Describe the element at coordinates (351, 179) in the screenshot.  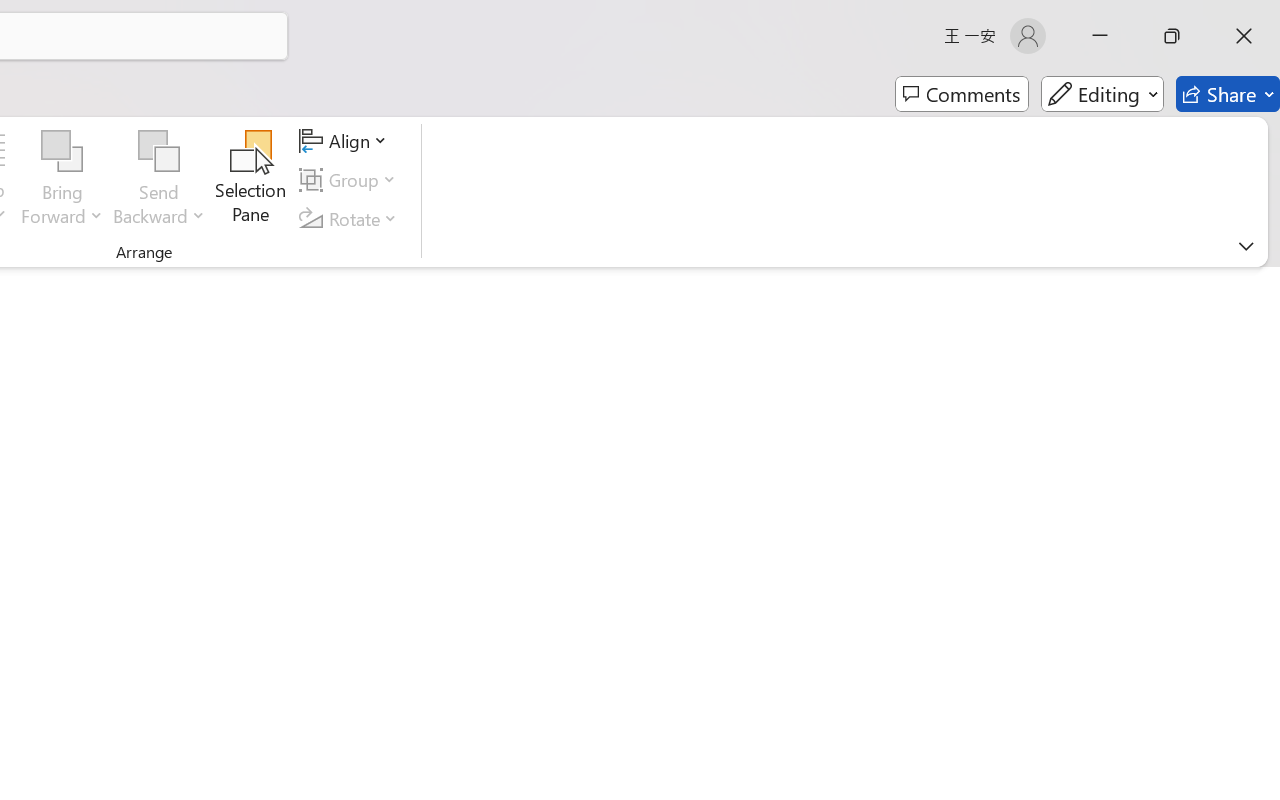
I see `'Group'` at that location.